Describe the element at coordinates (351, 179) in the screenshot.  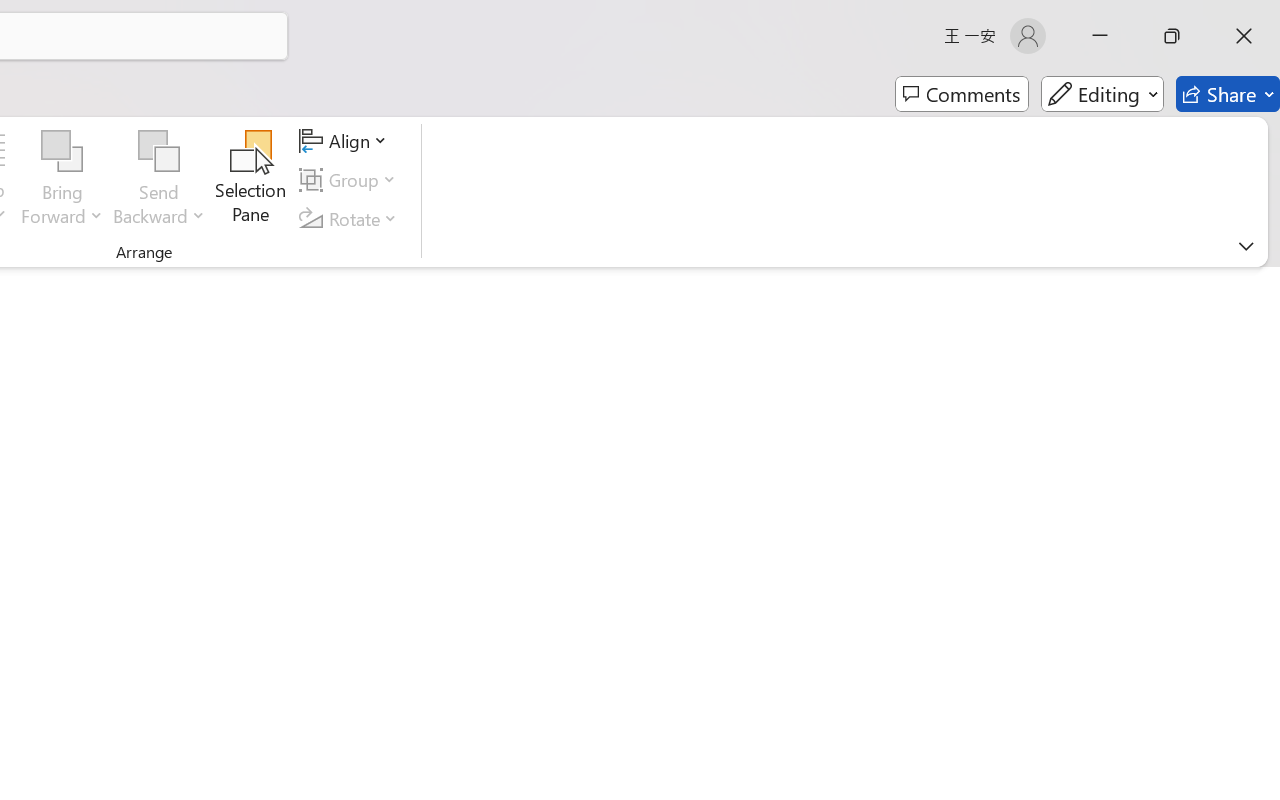
I see `'Group'` at that location.